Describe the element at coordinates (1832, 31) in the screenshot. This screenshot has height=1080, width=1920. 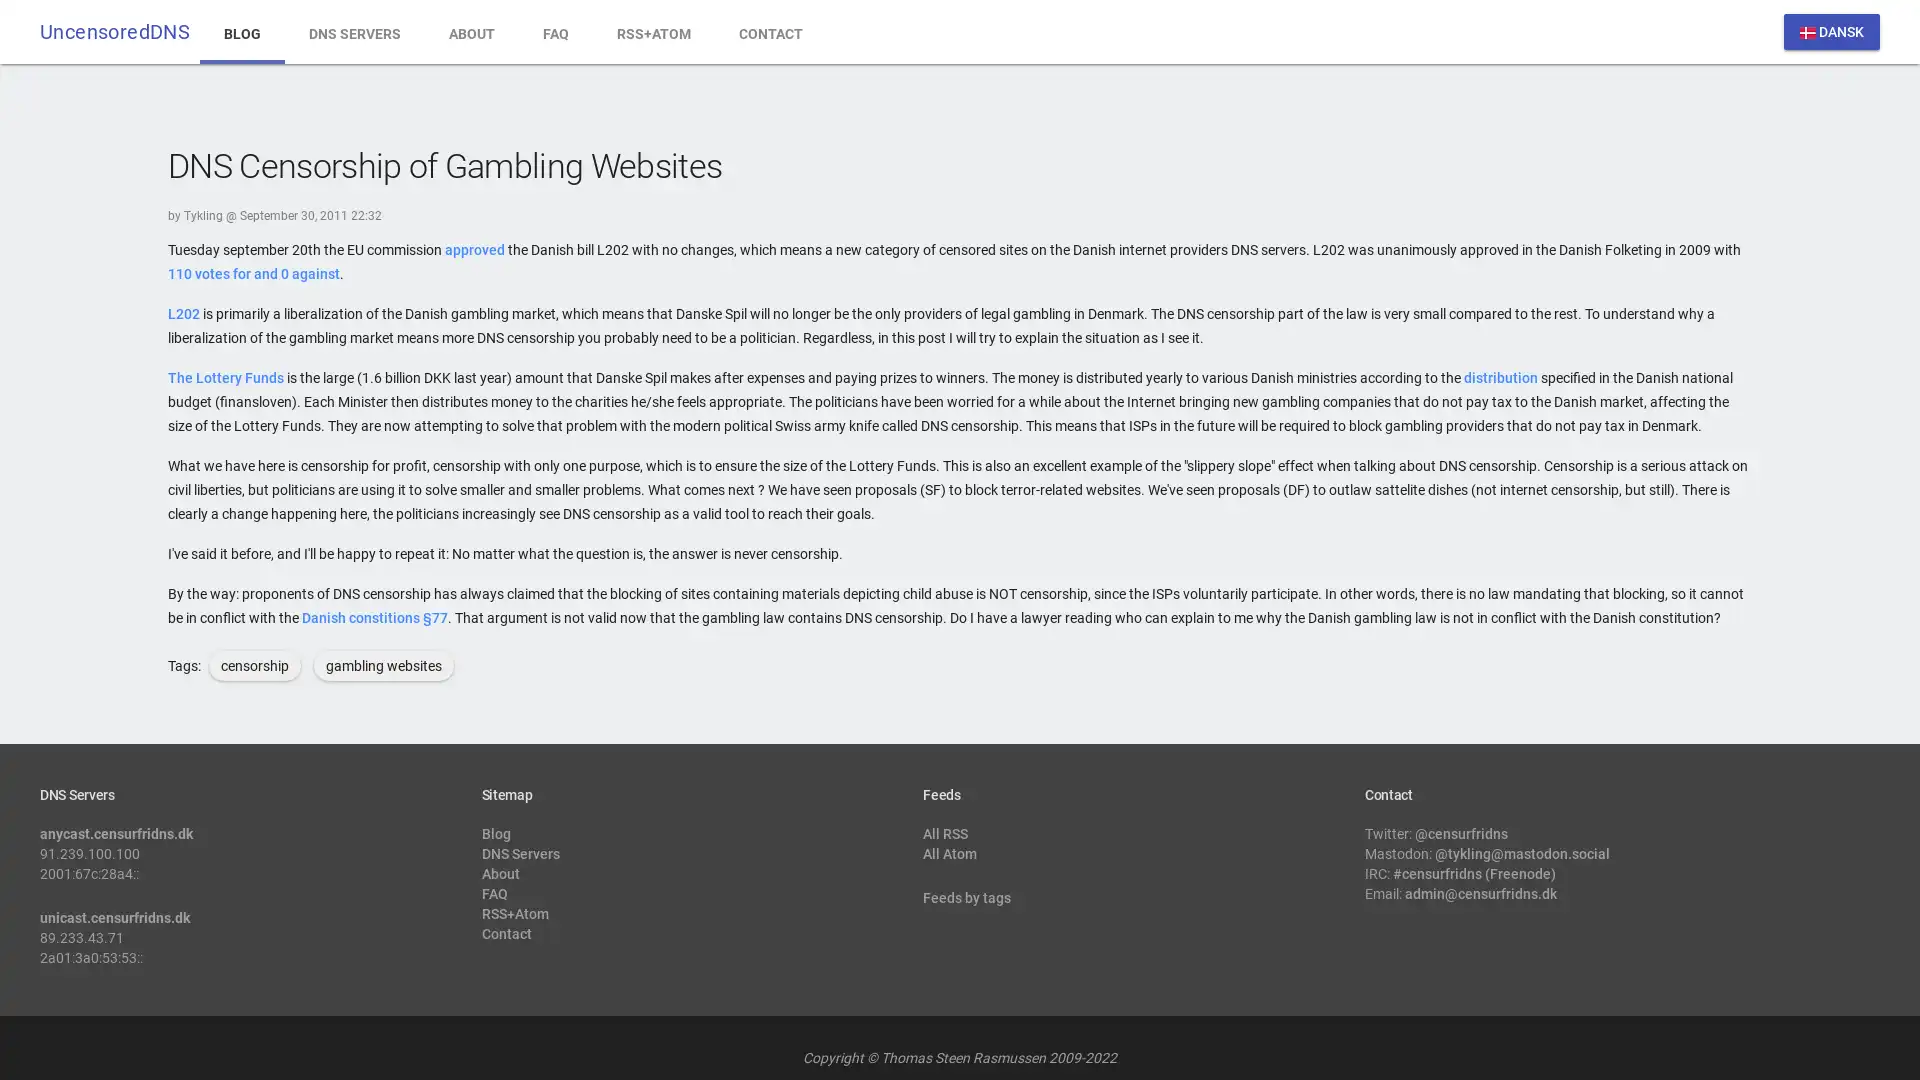
I see `dansk DANSK` at that location.